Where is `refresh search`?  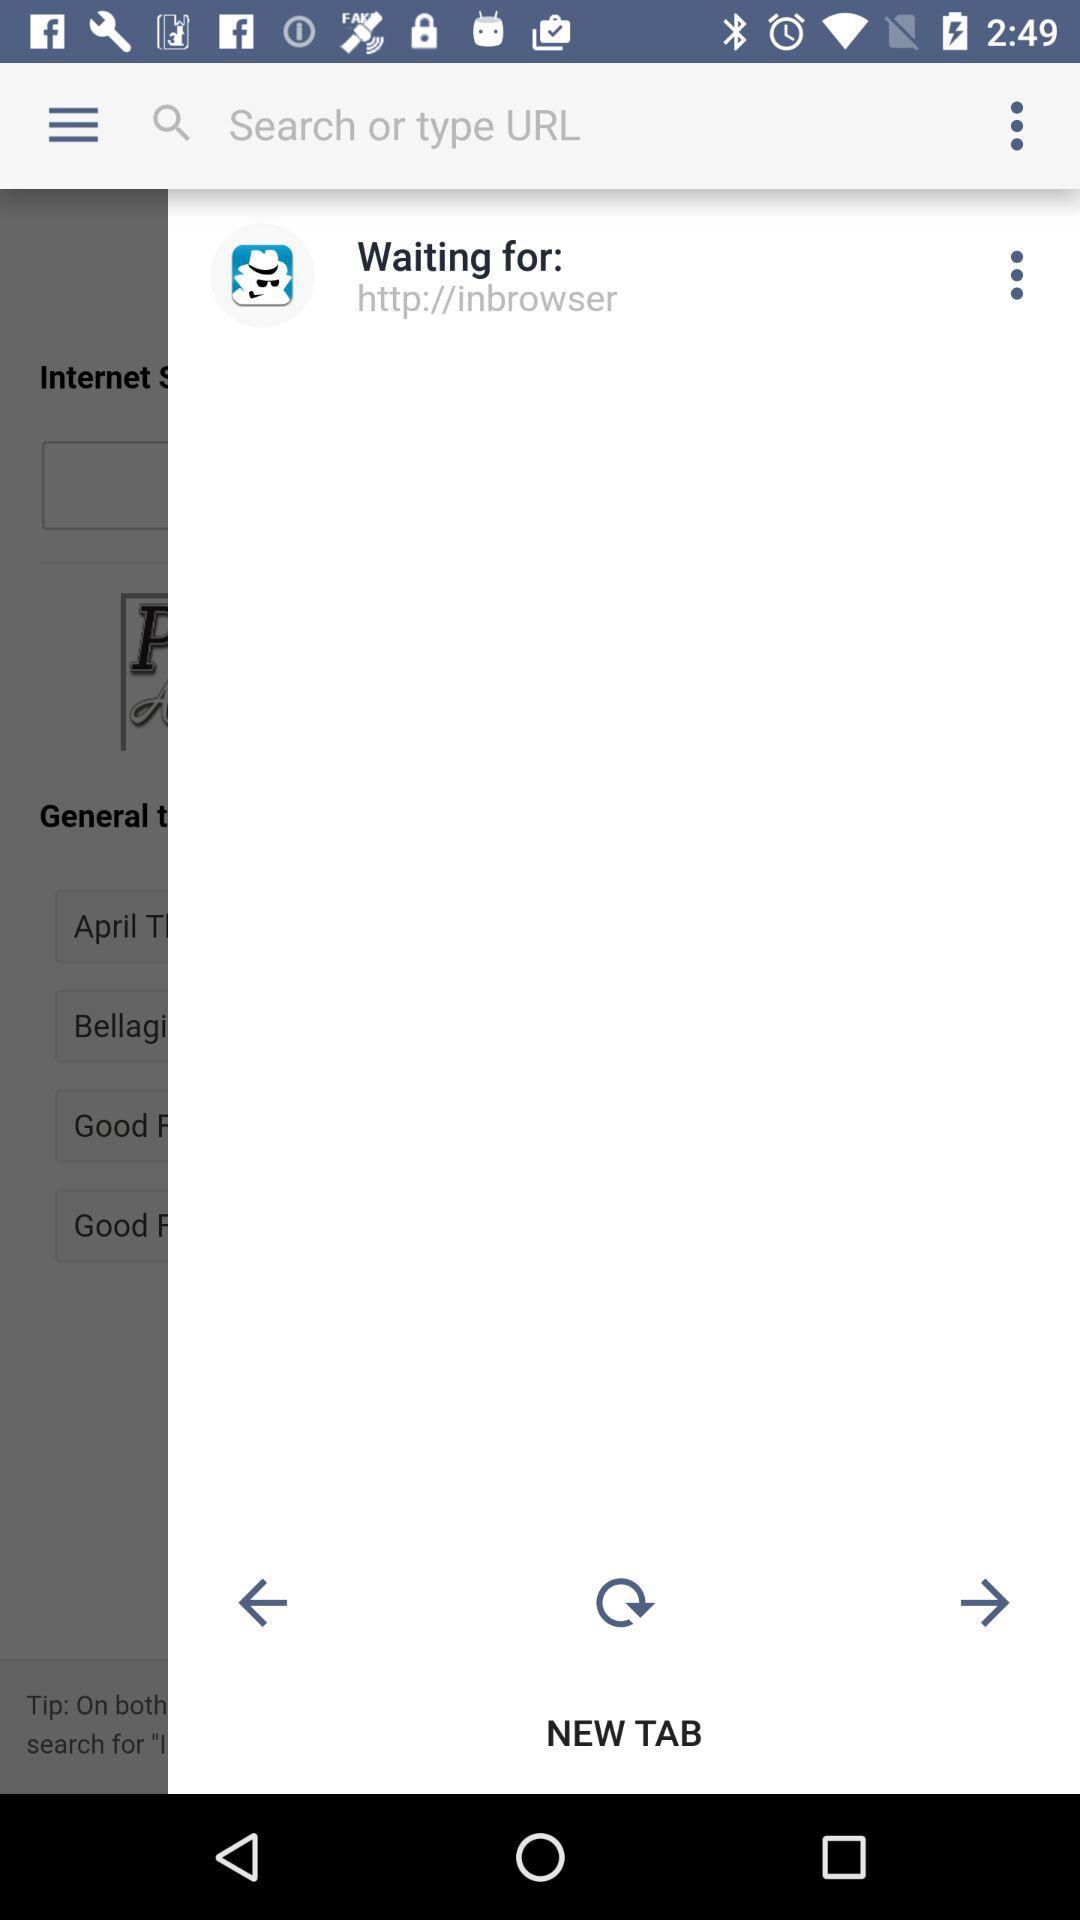 refresh search is located at coordinates (623, 1603).